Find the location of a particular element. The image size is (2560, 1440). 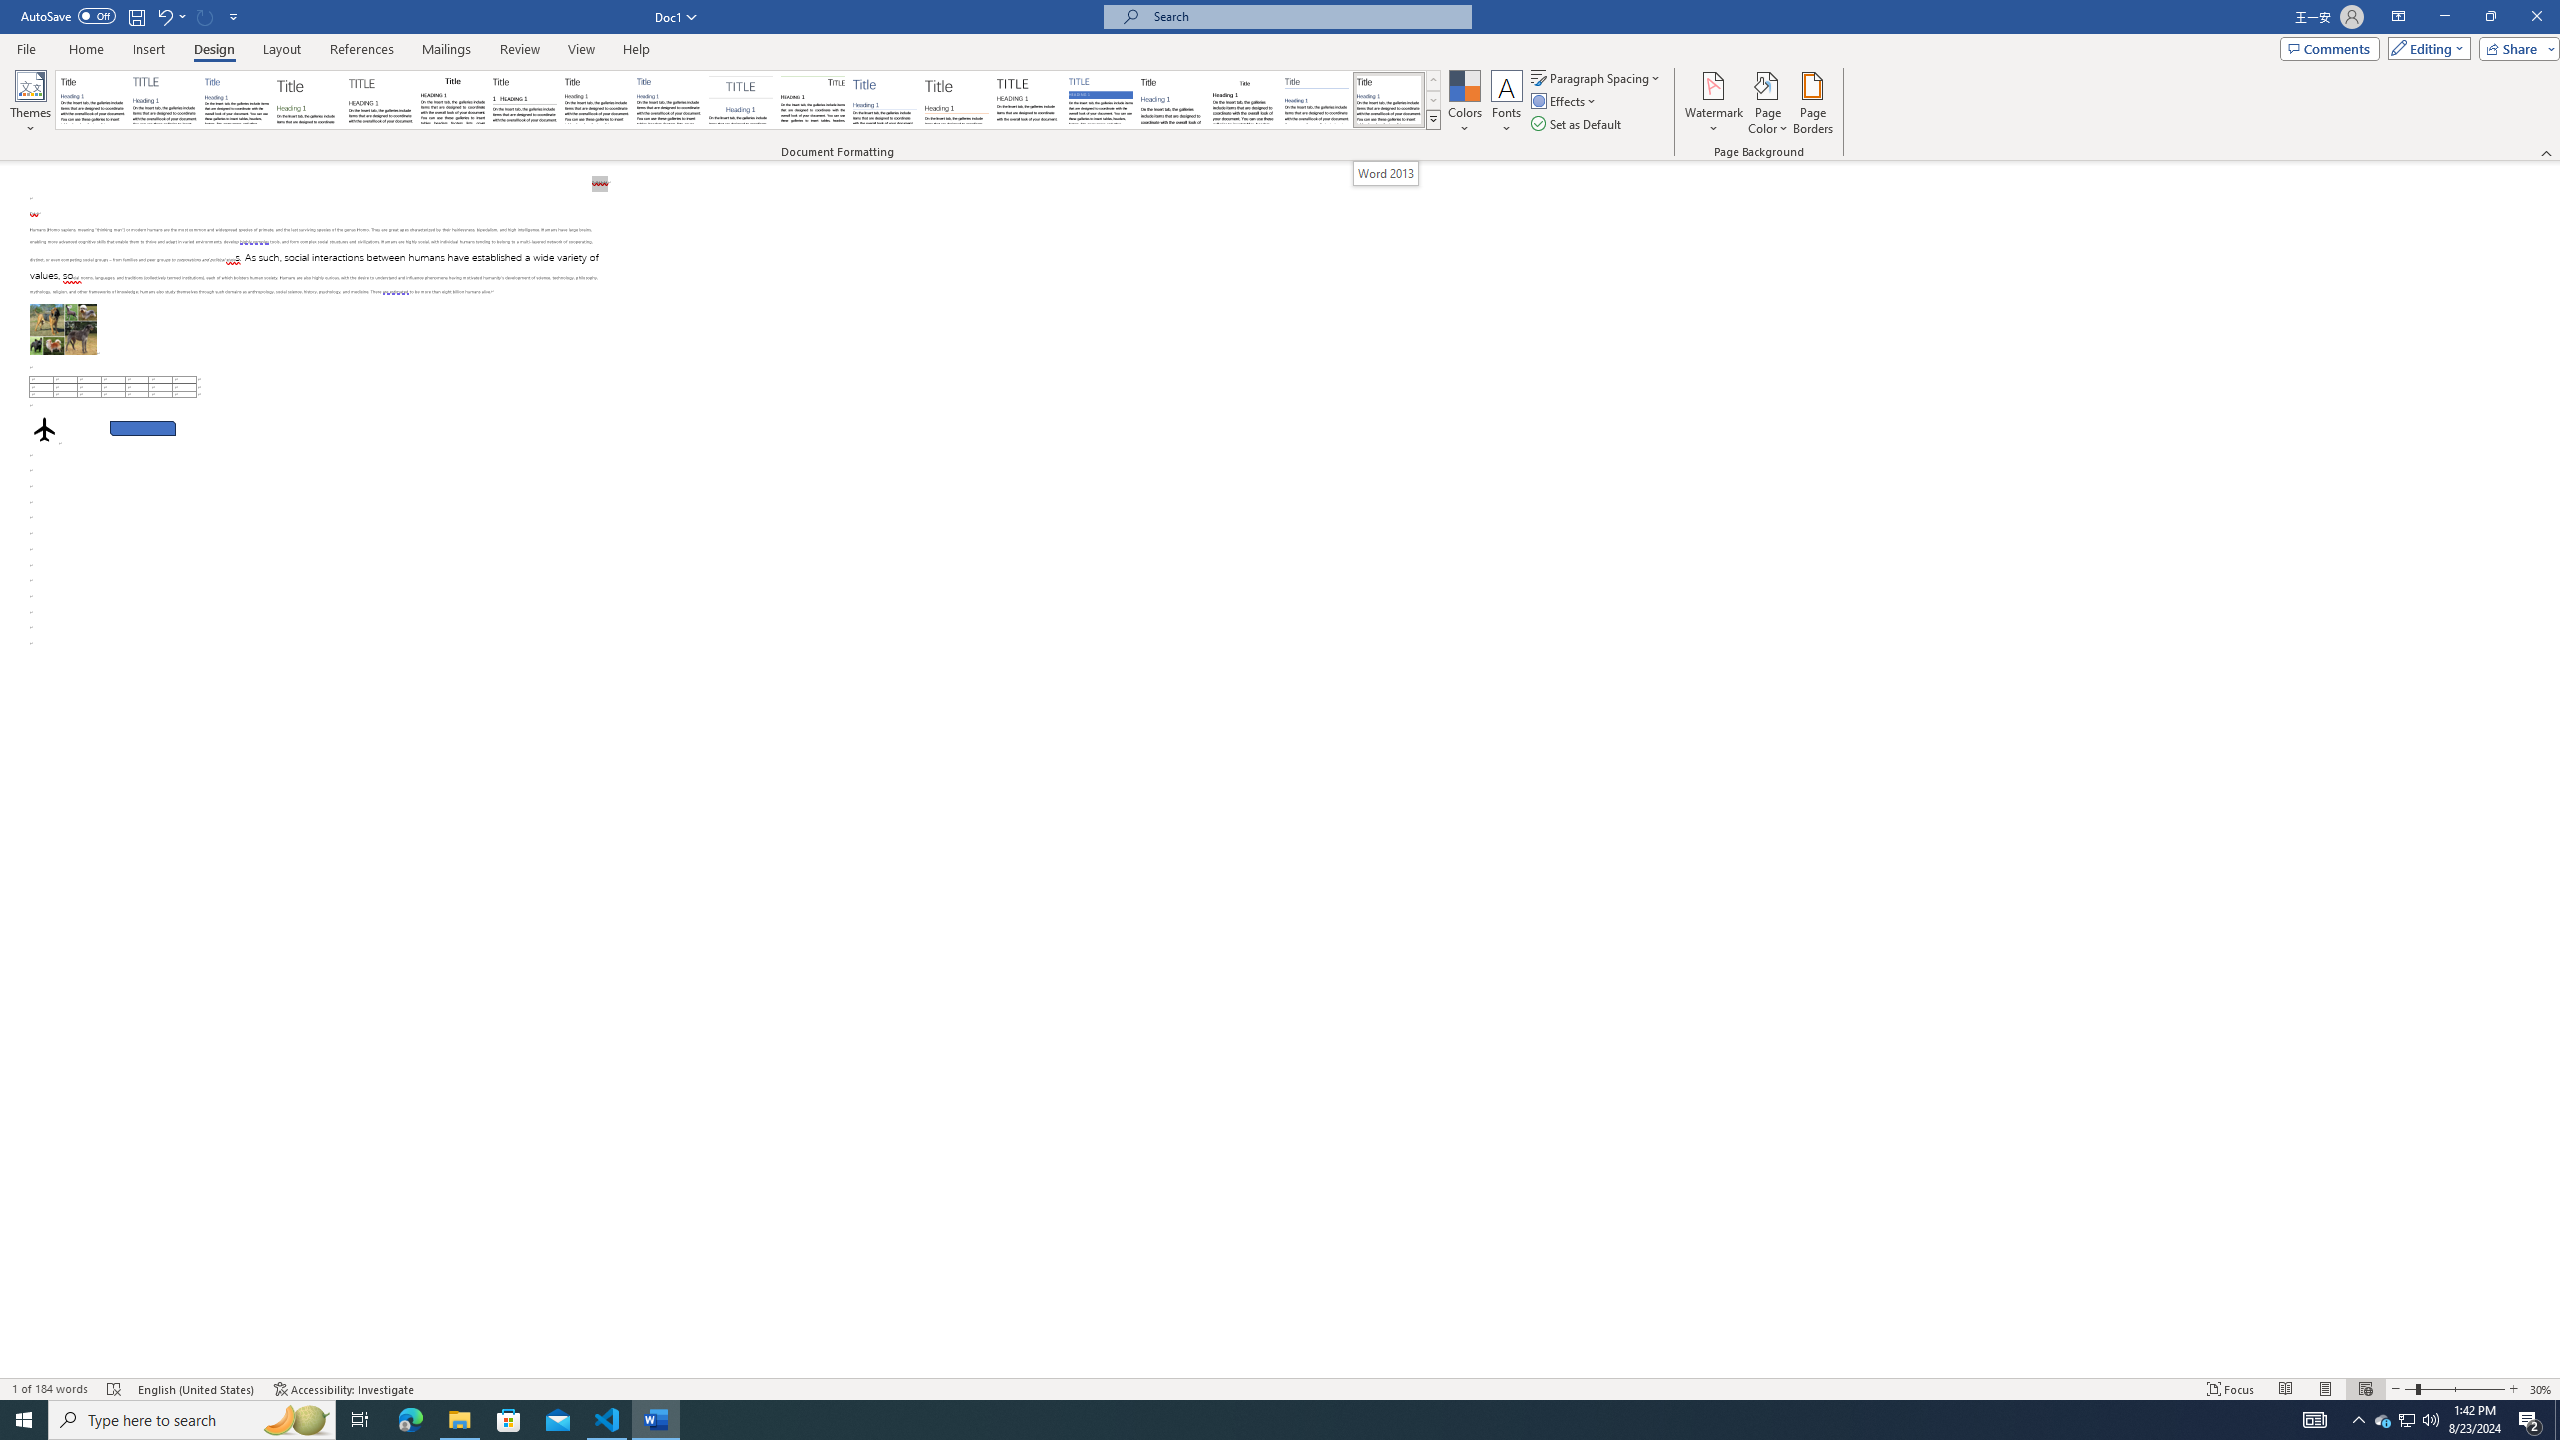

'Airplane with solid fill' is located at coordinates (44, 428).